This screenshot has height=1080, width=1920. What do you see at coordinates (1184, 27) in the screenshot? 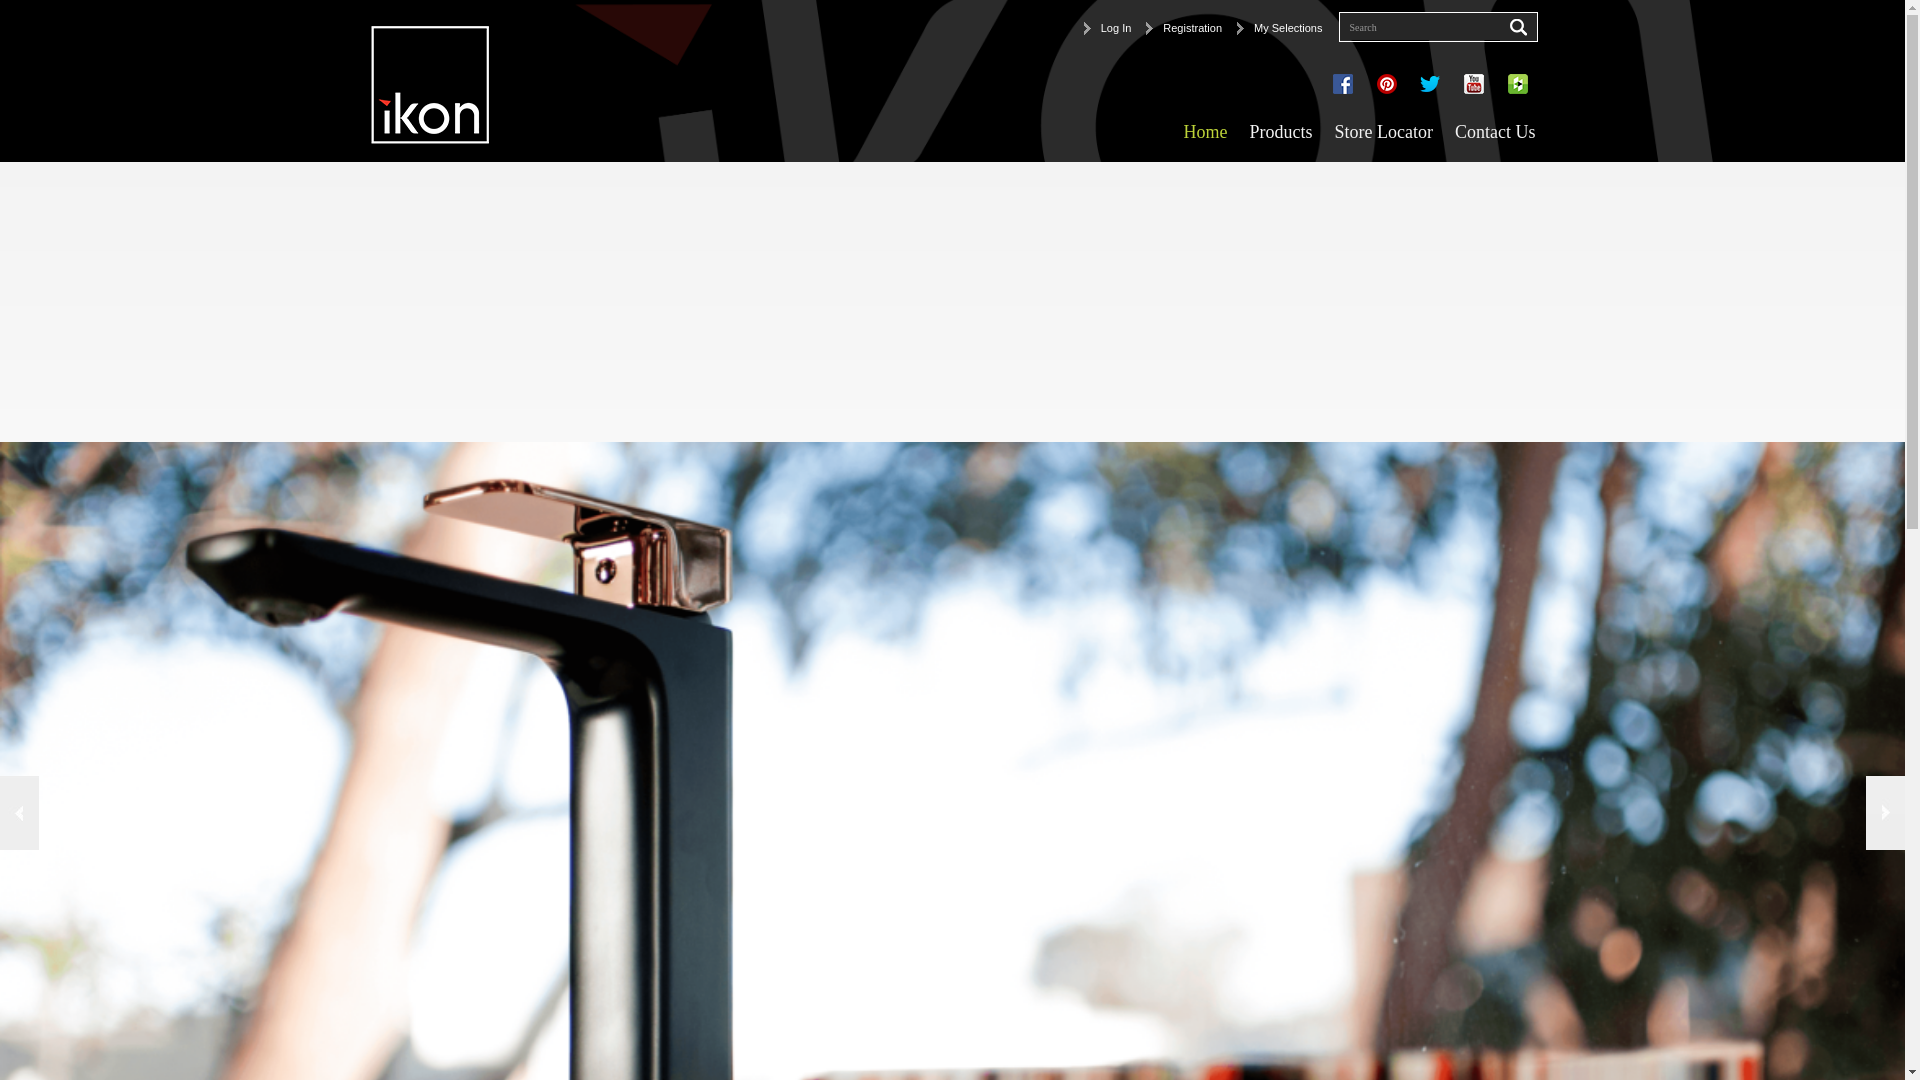
I see `'Registration'` at bounding box center [1184, 27].